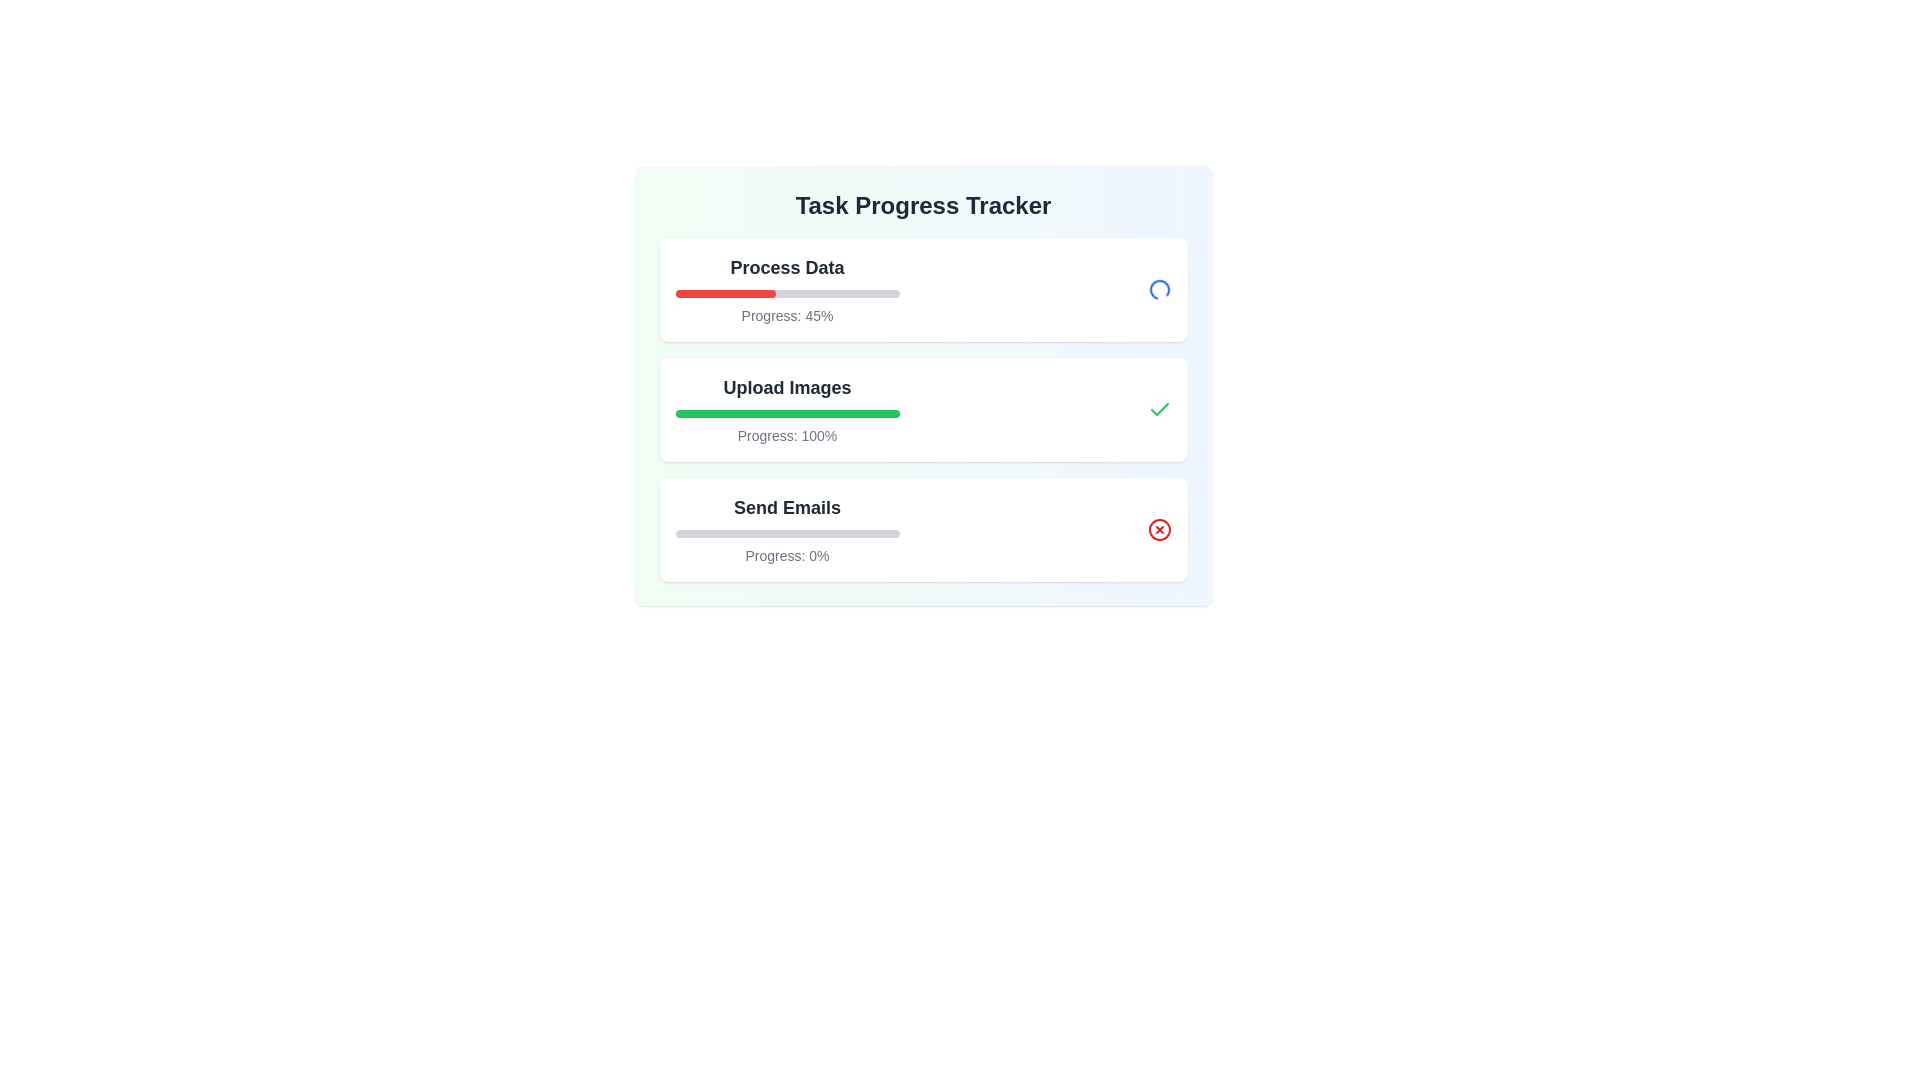 Image resolution: width=1920 pixels, height=1080 pixels. What do you see at coordinates (786, 412) in the screenshot?
I see `the progress bar indicating '100%' completion of the 'Upload Images' task within the 'Task Progress Tracker' card` at bounding box center [786, 412].